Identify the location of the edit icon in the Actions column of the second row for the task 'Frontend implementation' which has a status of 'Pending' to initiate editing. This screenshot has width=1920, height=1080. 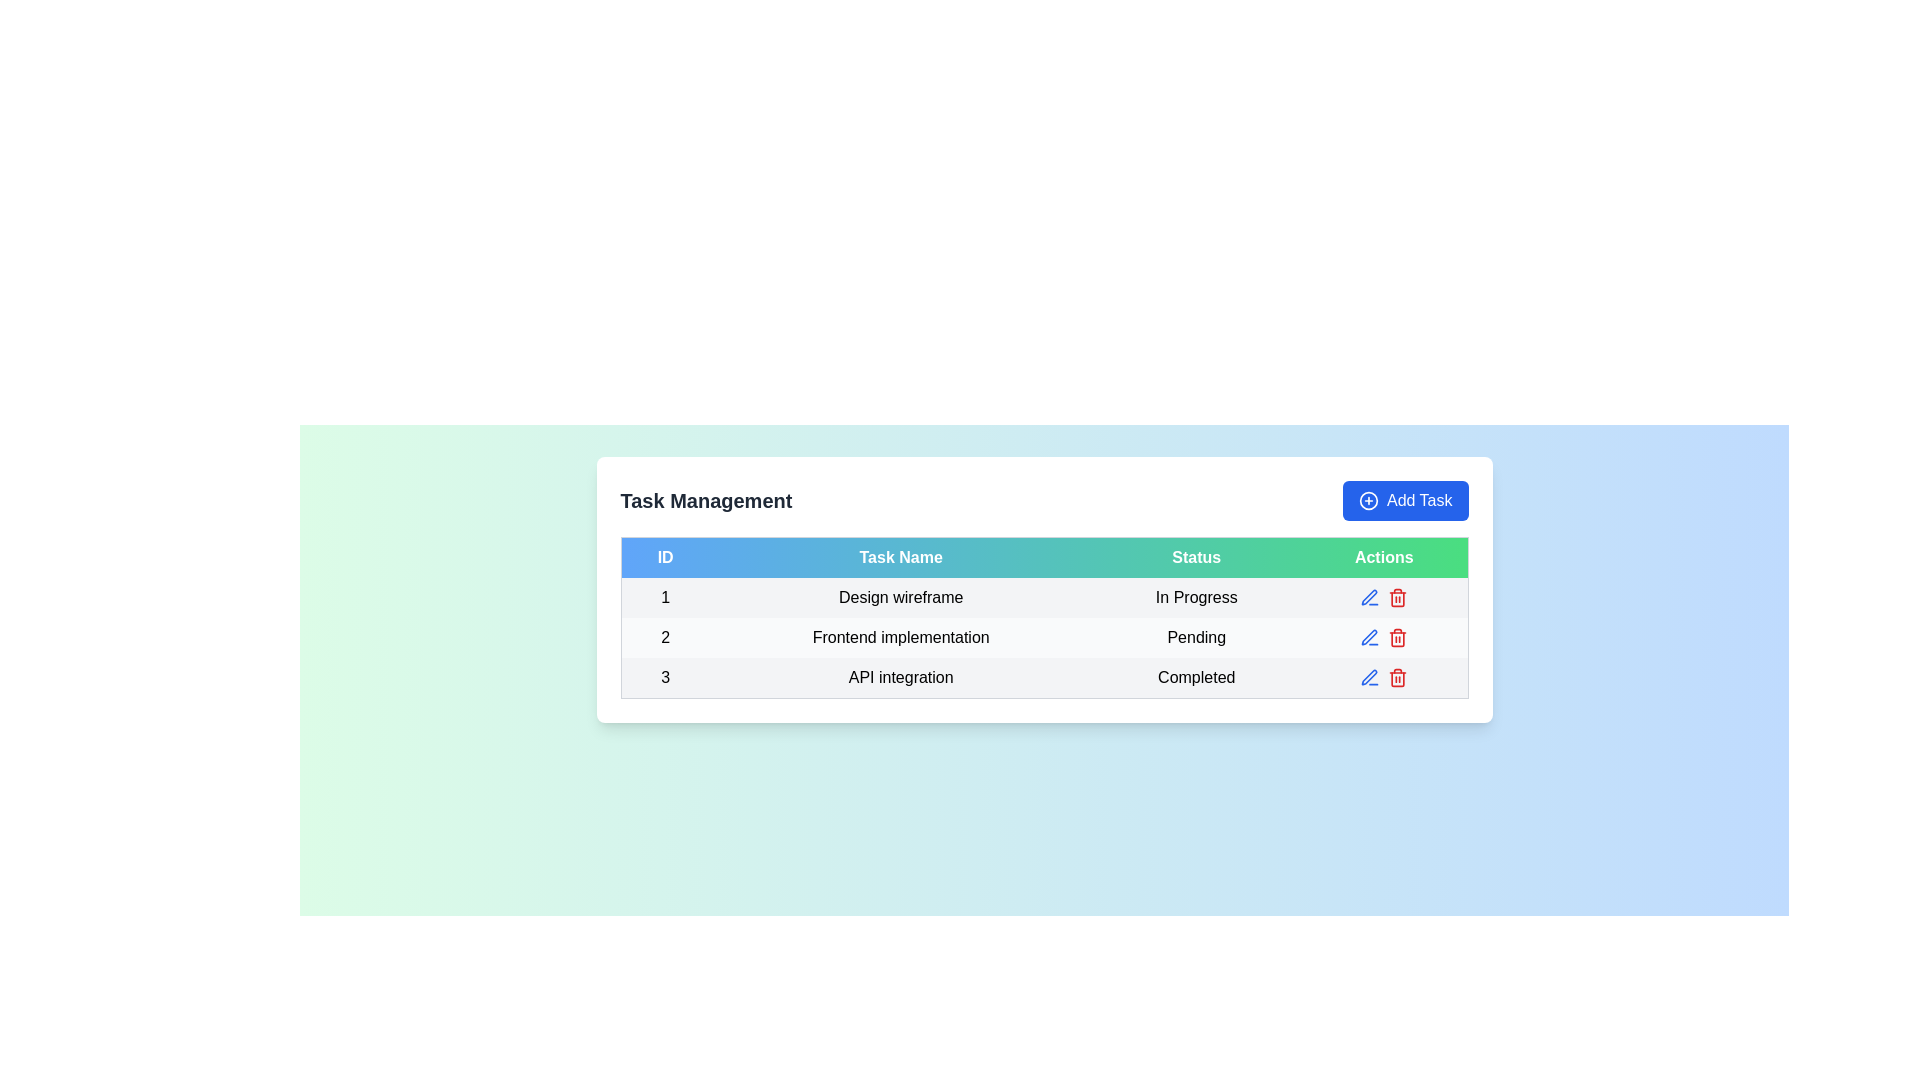
(1367, 636).